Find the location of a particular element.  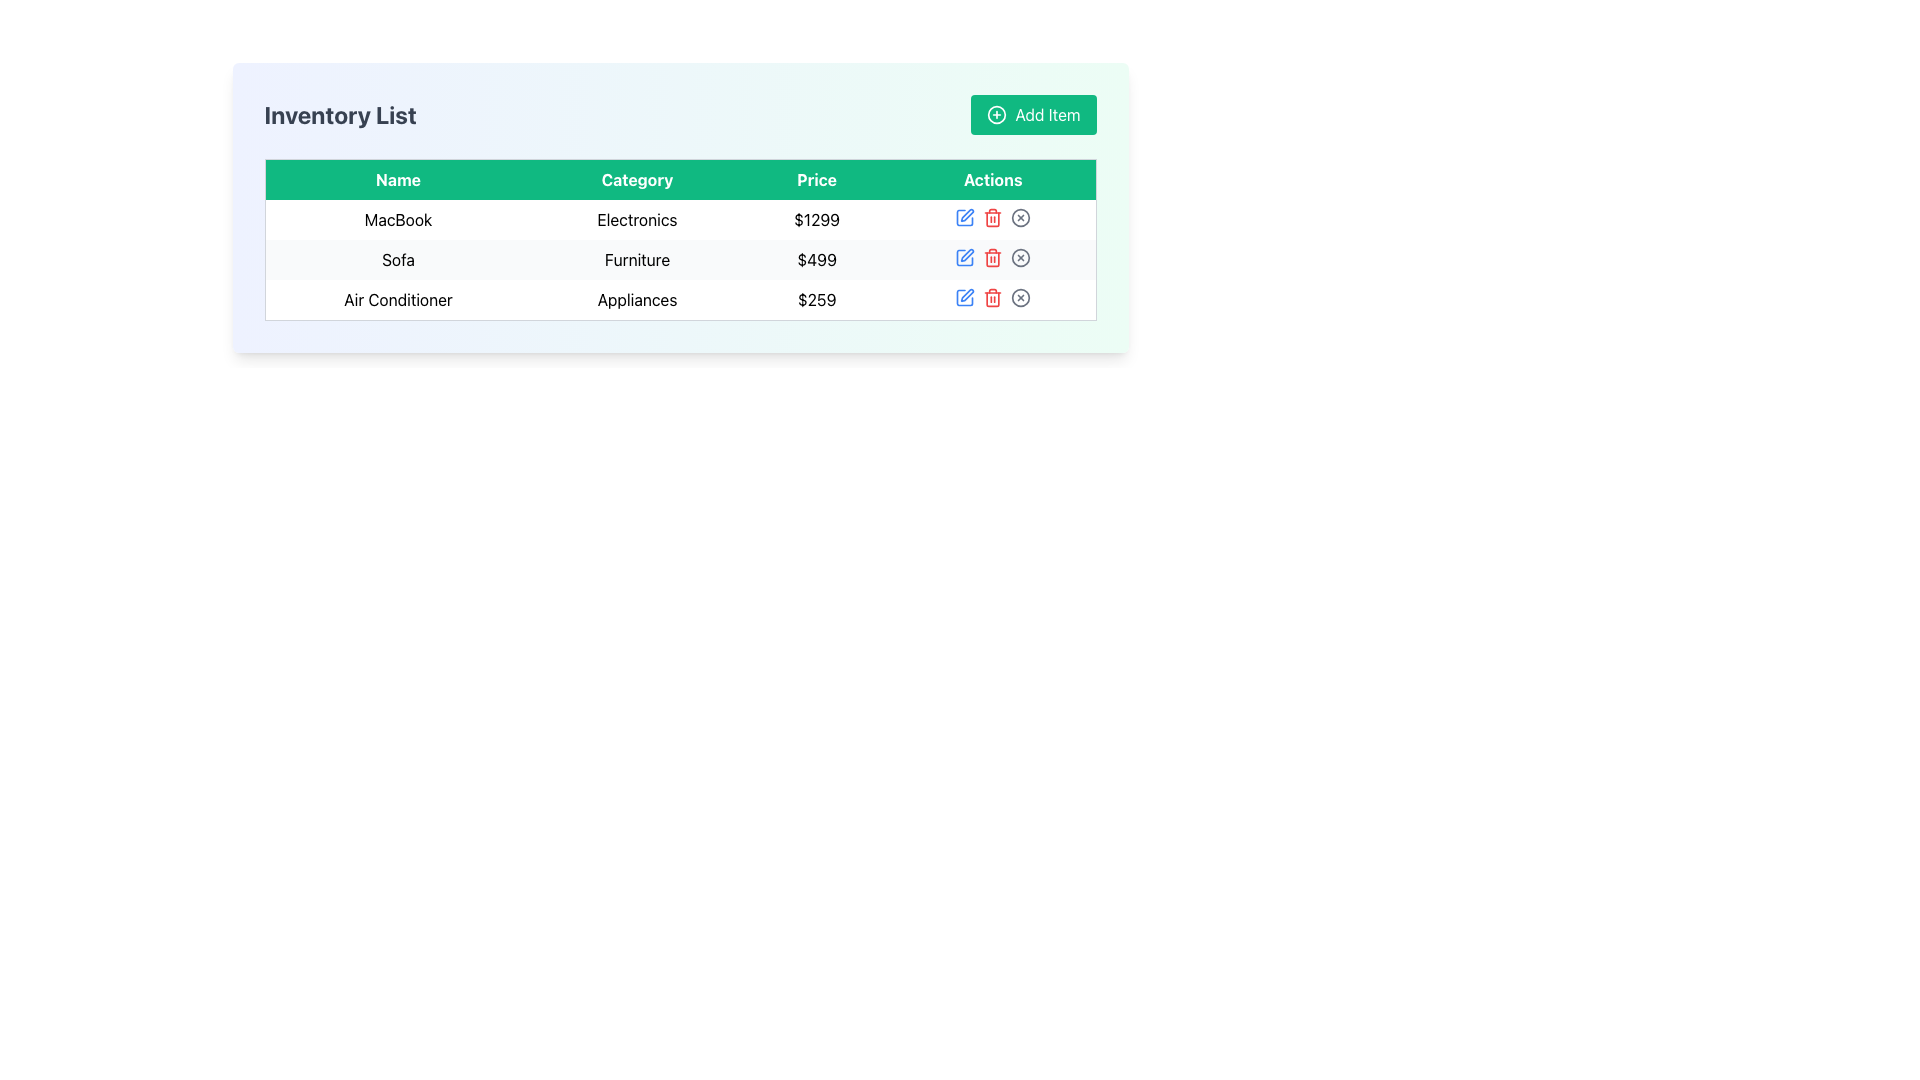

the decorative icon representing the addition functionality within the 'Add Item' button, which is centered in the button's left section is located at coordinates (997, 115).